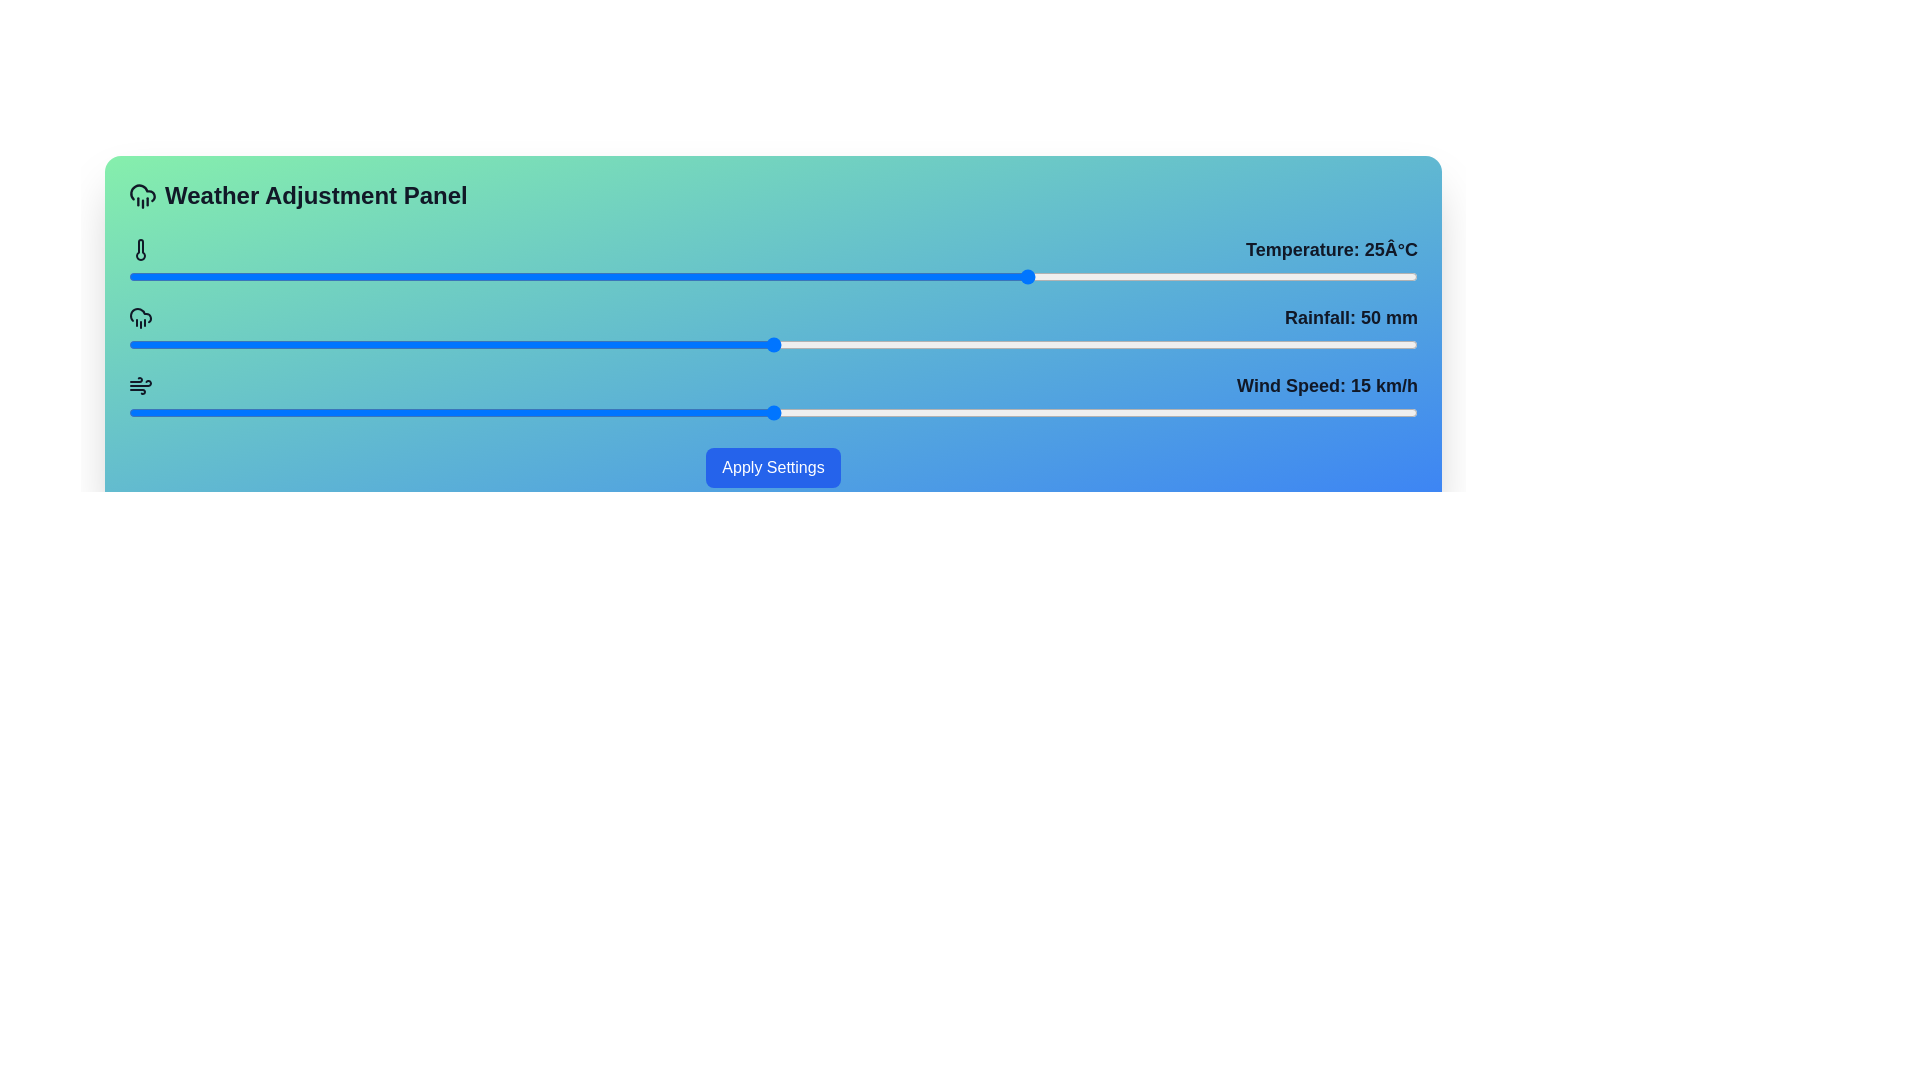  What do you see at coordinates (772, 261) in the screenshot?
I see `the handle of the 'Temperature' slider` at bounding box center [772, 261].